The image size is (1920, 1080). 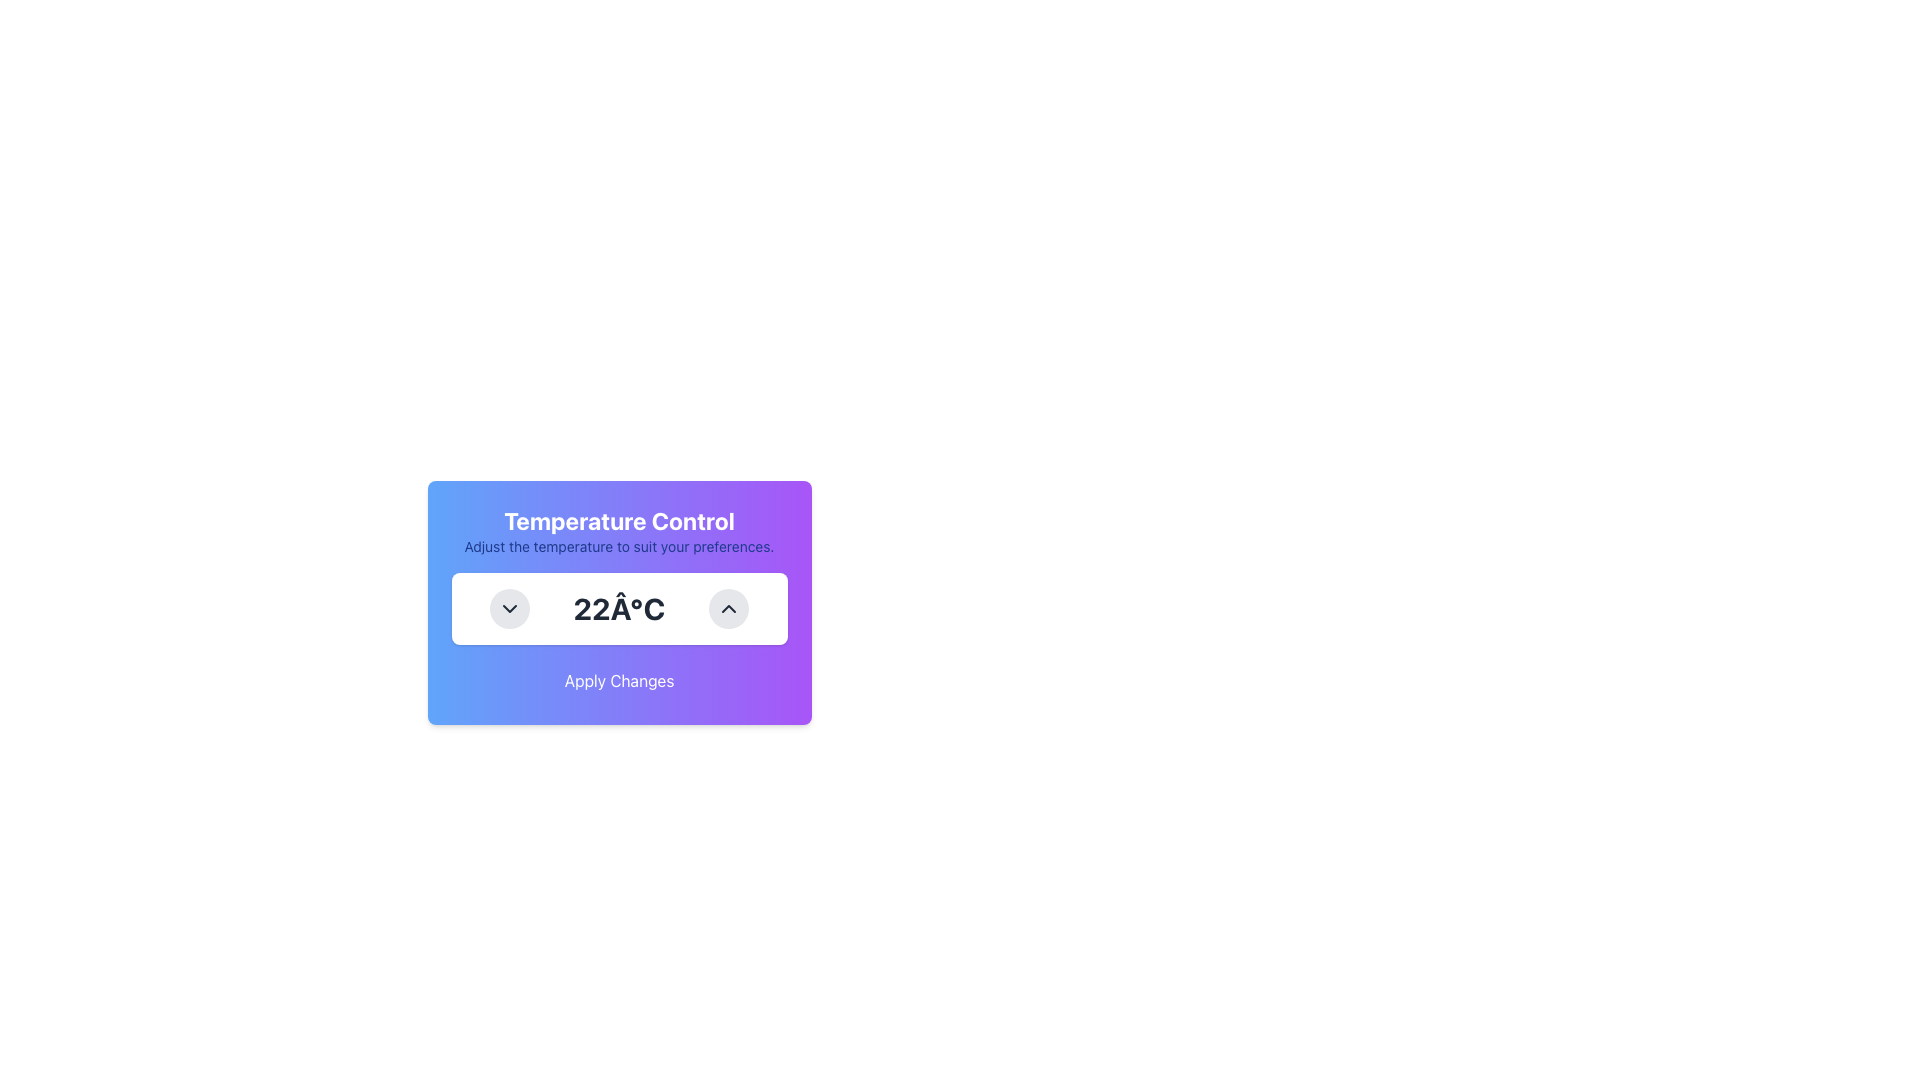 What do you see at coordinates (618, 608) in the screenshot?
I see `the static text element displaying '22°C', which is bold and large, located below the title 'Temperature Control' and above the 'Apply Changes' button` at bounding box center [618, 608].